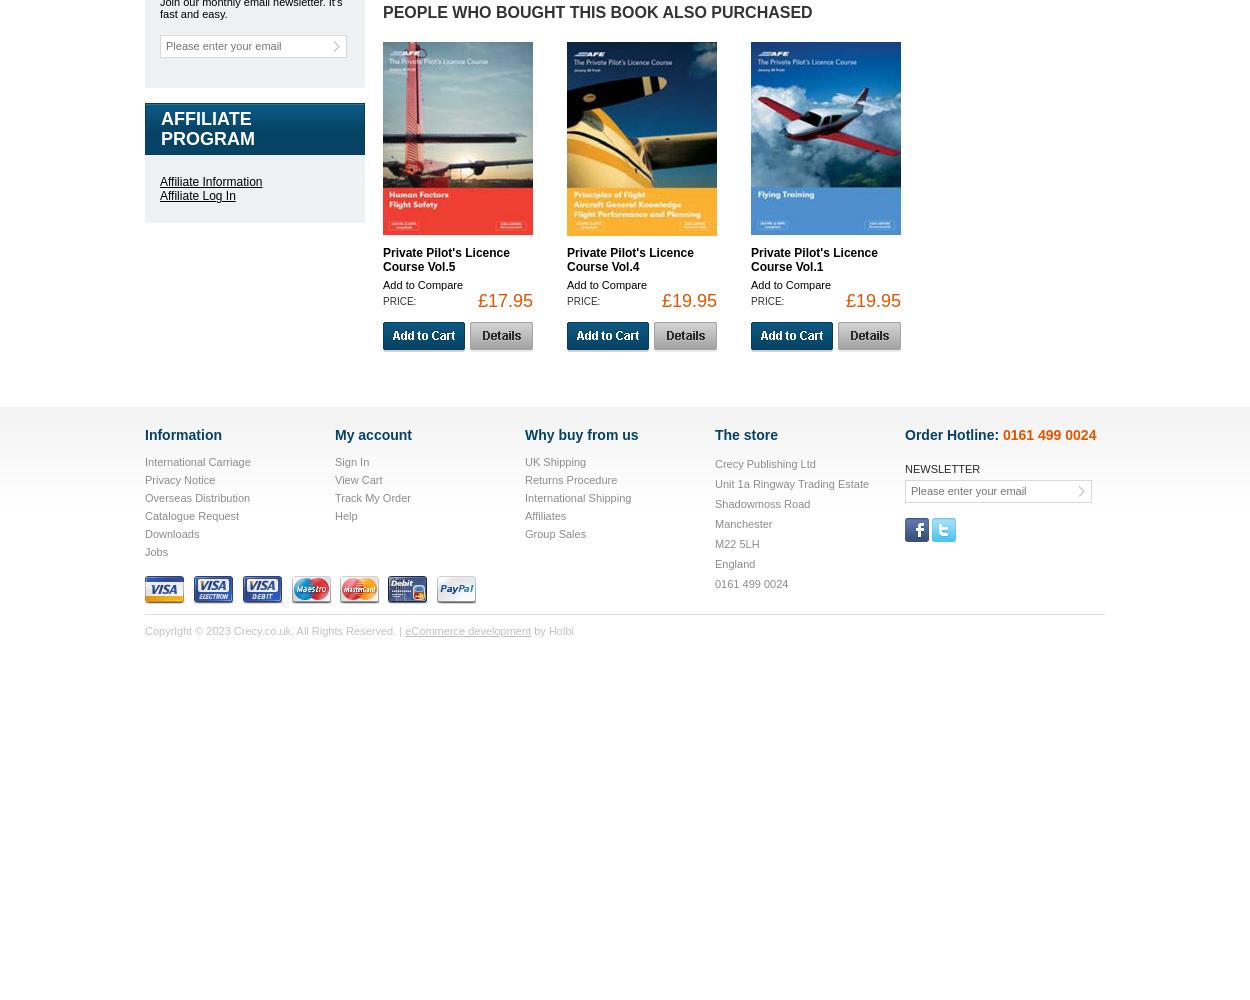  Describe the element at coordinates (792, 483) in the screenshot. I see `'Unit 1a Ringway Trading Estate'` at that location.